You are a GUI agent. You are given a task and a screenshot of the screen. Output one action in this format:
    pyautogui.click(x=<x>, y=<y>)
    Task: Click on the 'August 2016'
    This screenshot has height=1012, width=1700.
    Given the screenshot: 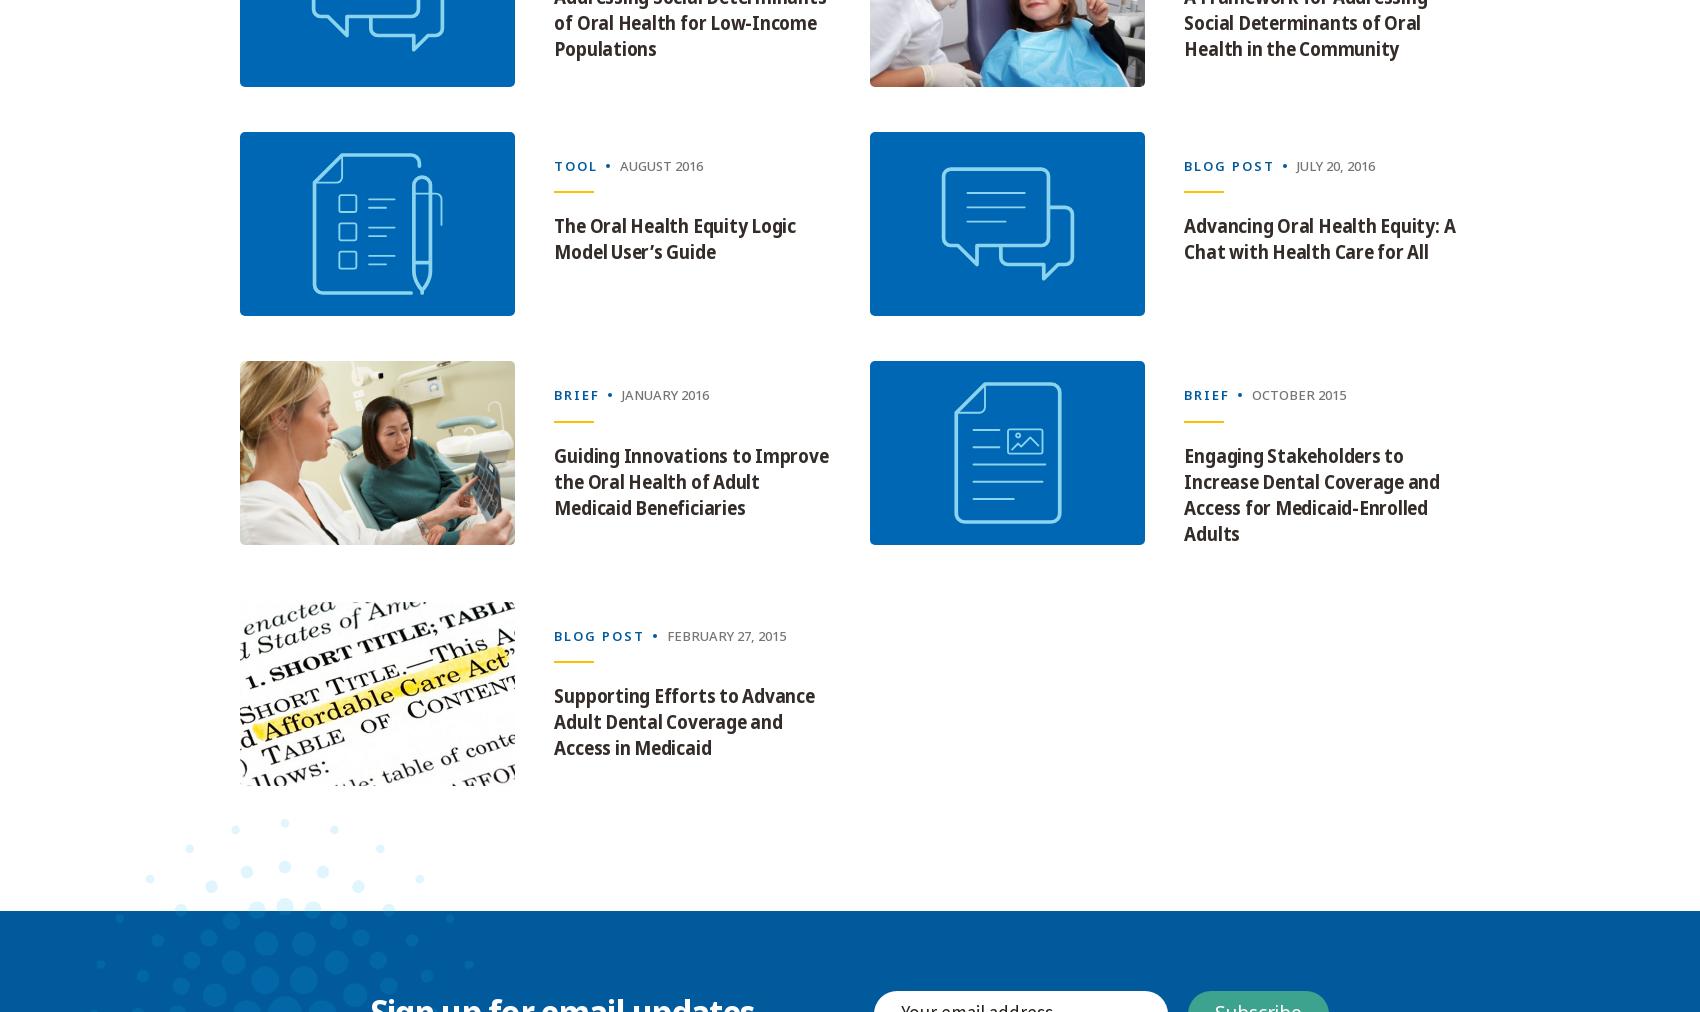 What is the action you would take?
    pyautogui.click(x=661, y=164)
    